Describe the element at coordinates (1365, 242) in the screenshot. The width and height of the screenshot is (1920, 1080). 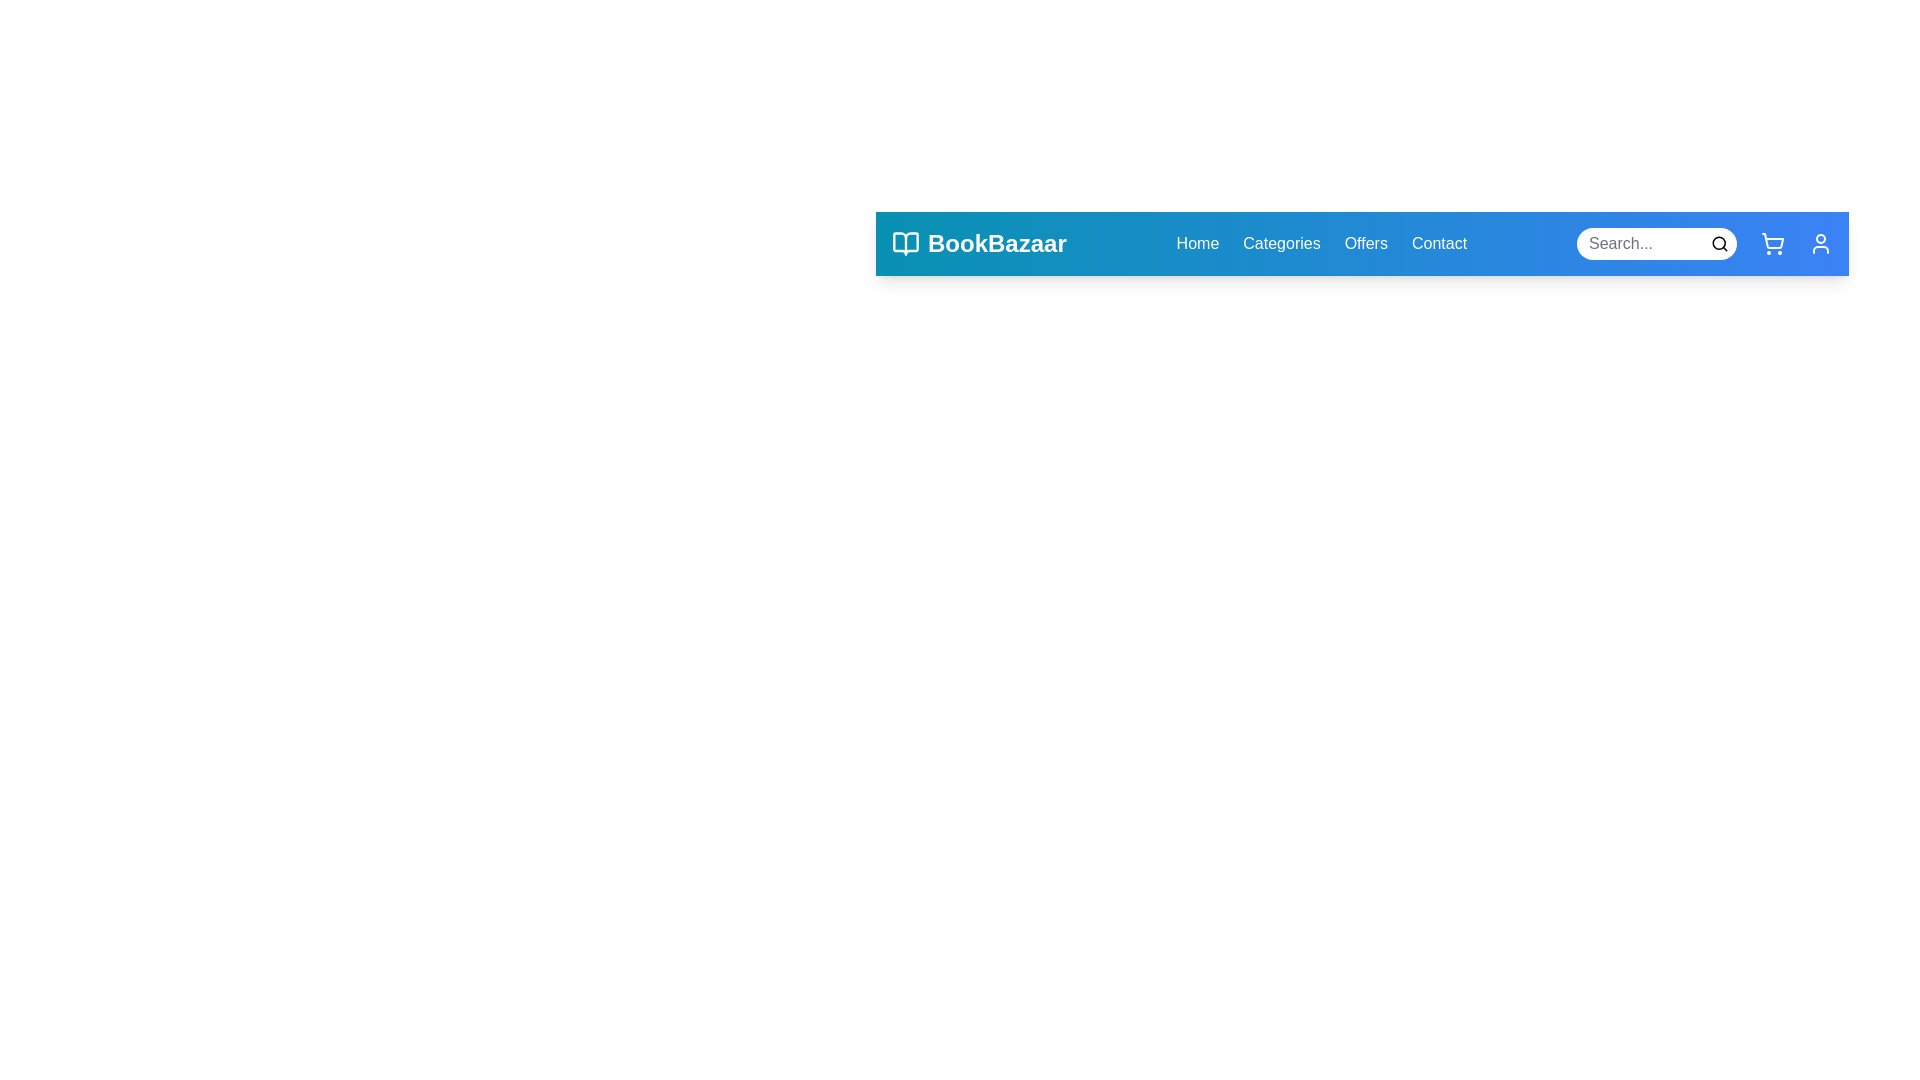
I see `the navigation link Offers to observe the hover effect` at that location.